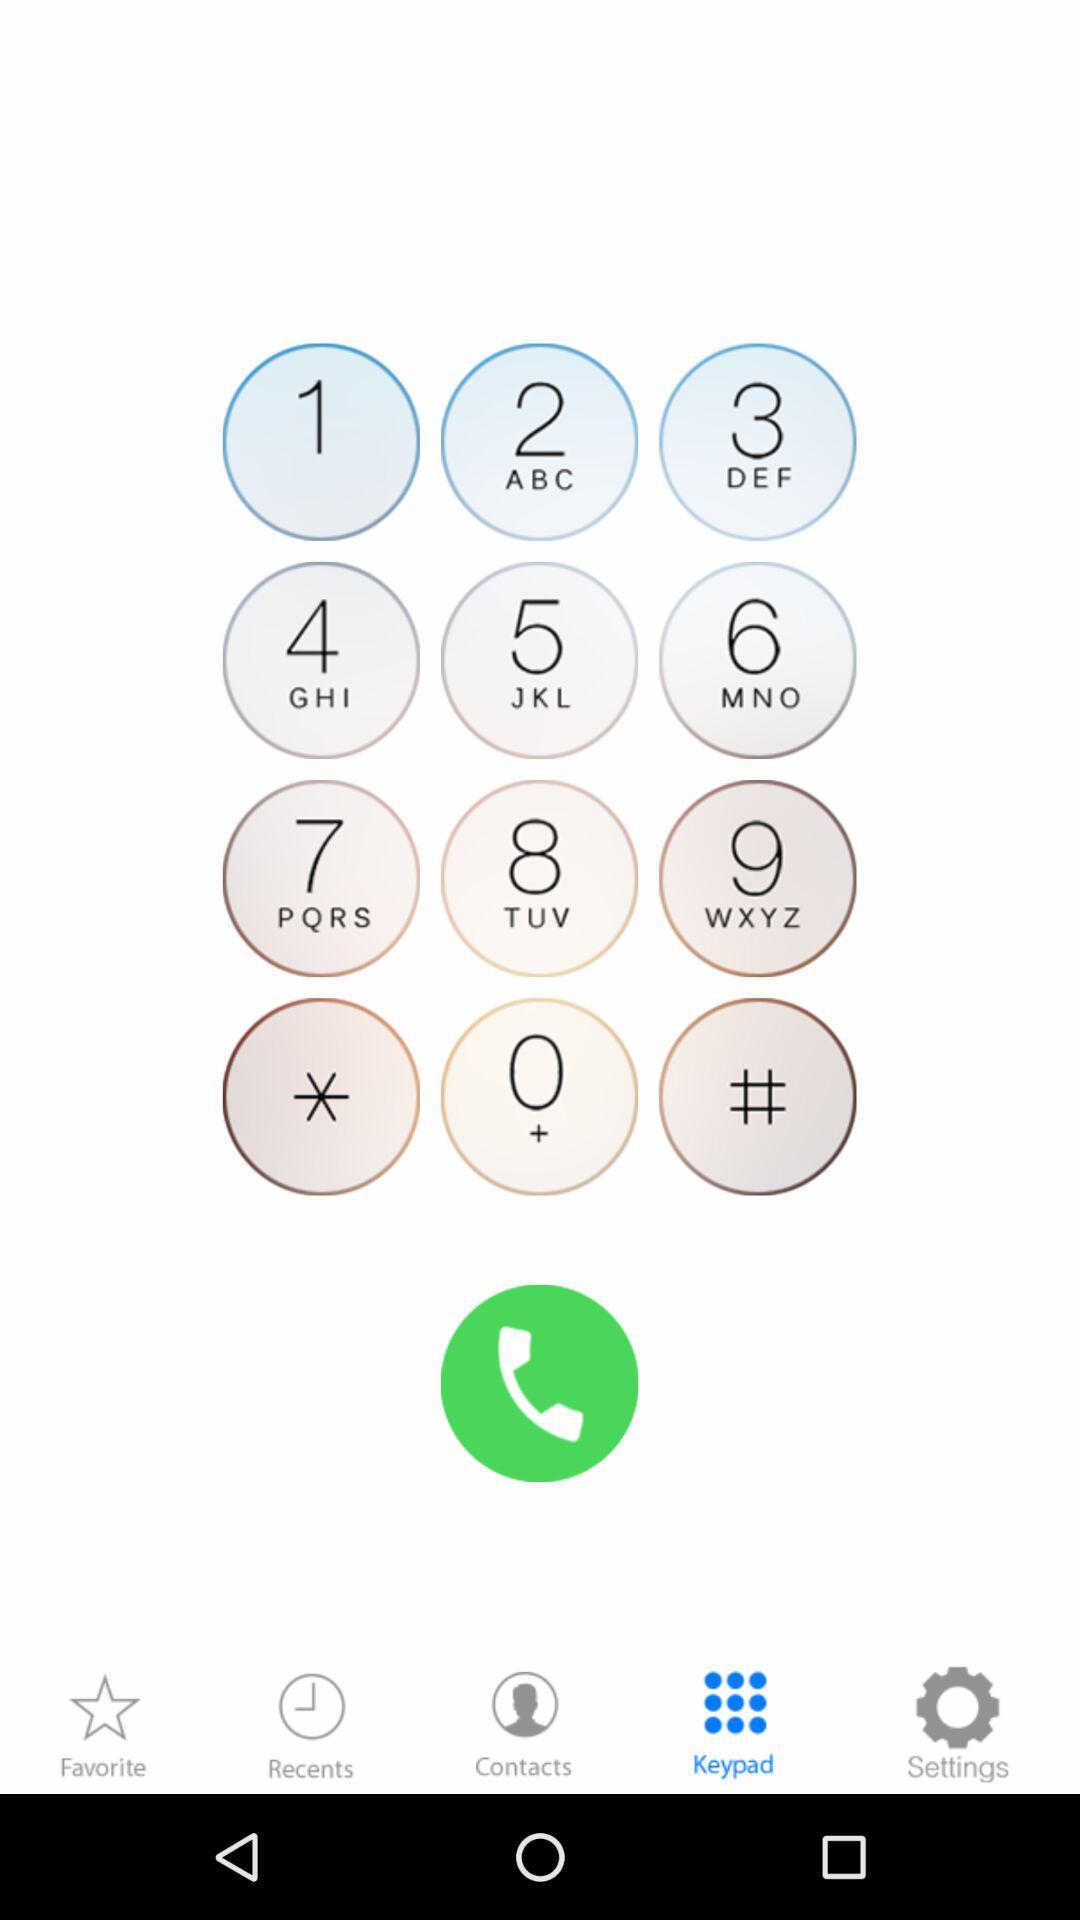 The width and height of the screenshot is (1080, 1920). What do you see at coordinates (538, 1480) in the screenshot?
I see `the call icon` at bounding box center [538, 1480].